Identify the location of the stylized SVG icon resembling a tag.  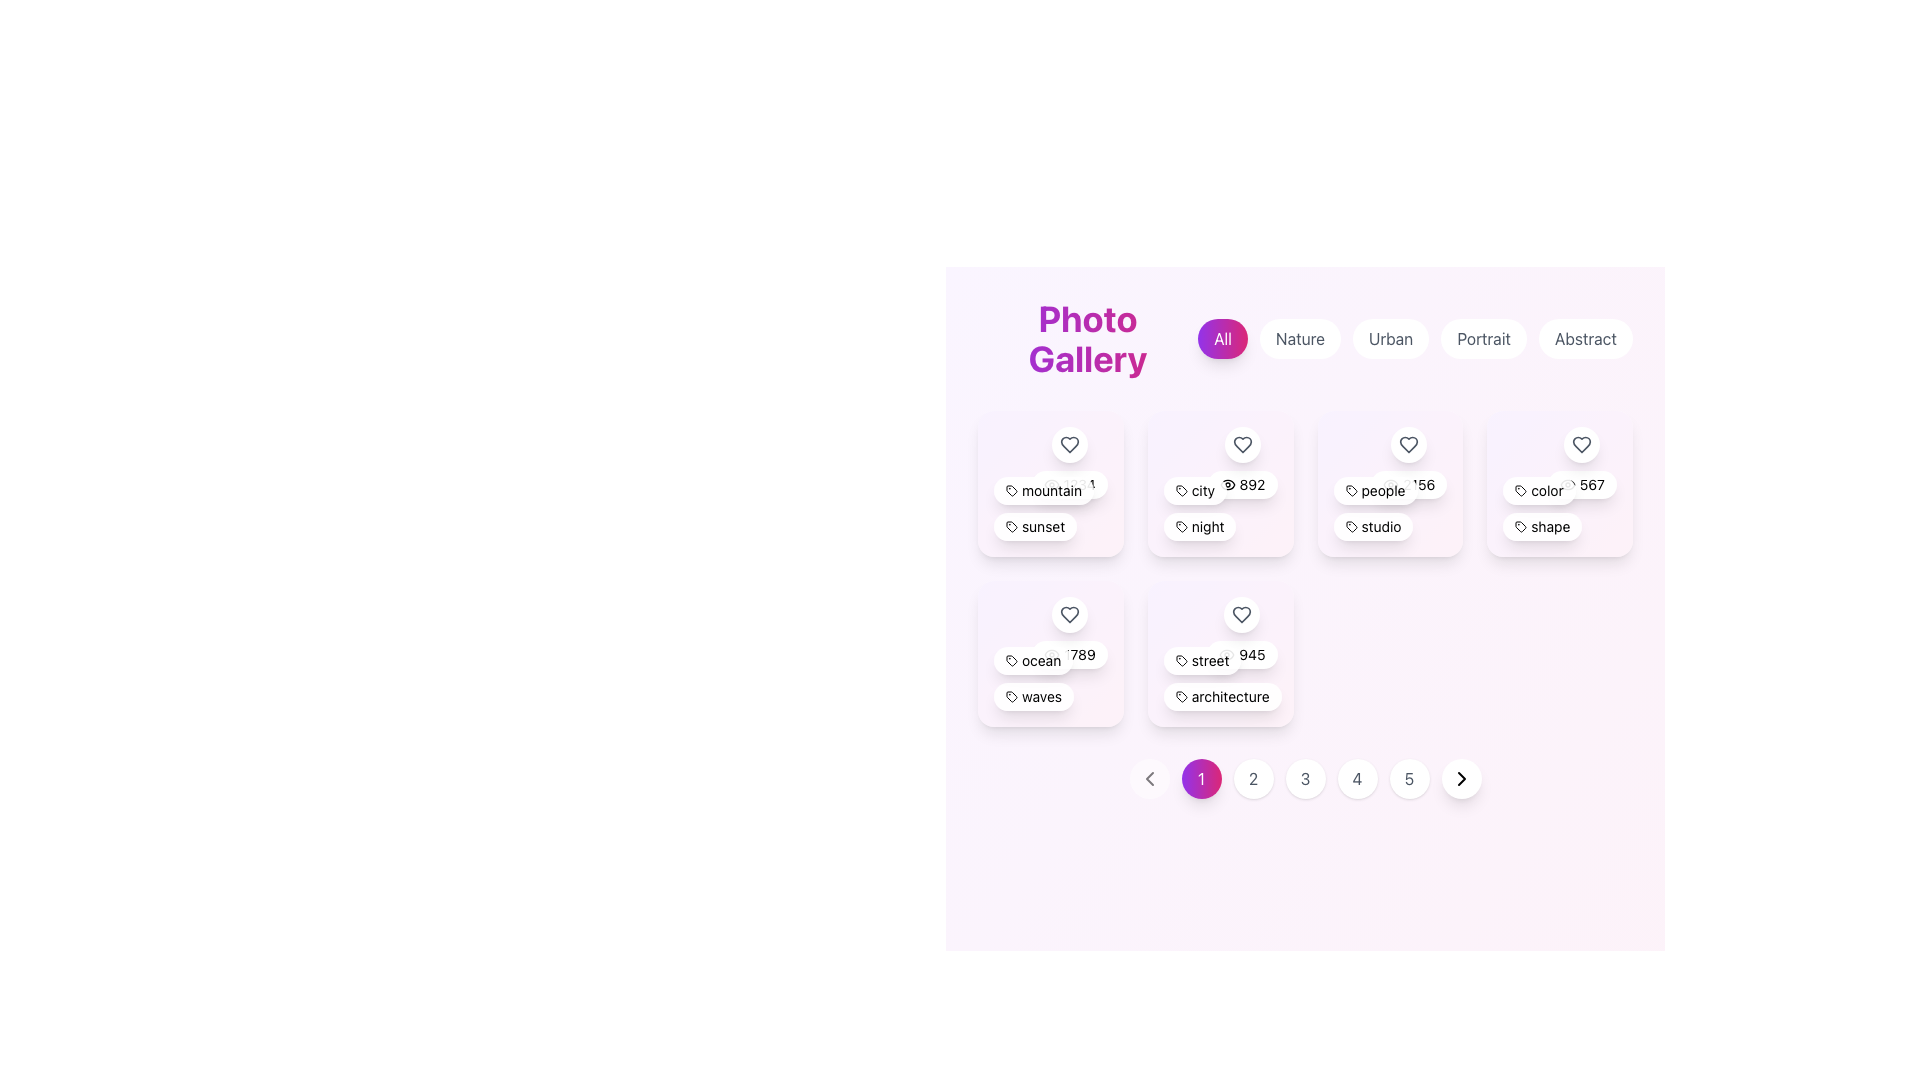
(1011, 694).